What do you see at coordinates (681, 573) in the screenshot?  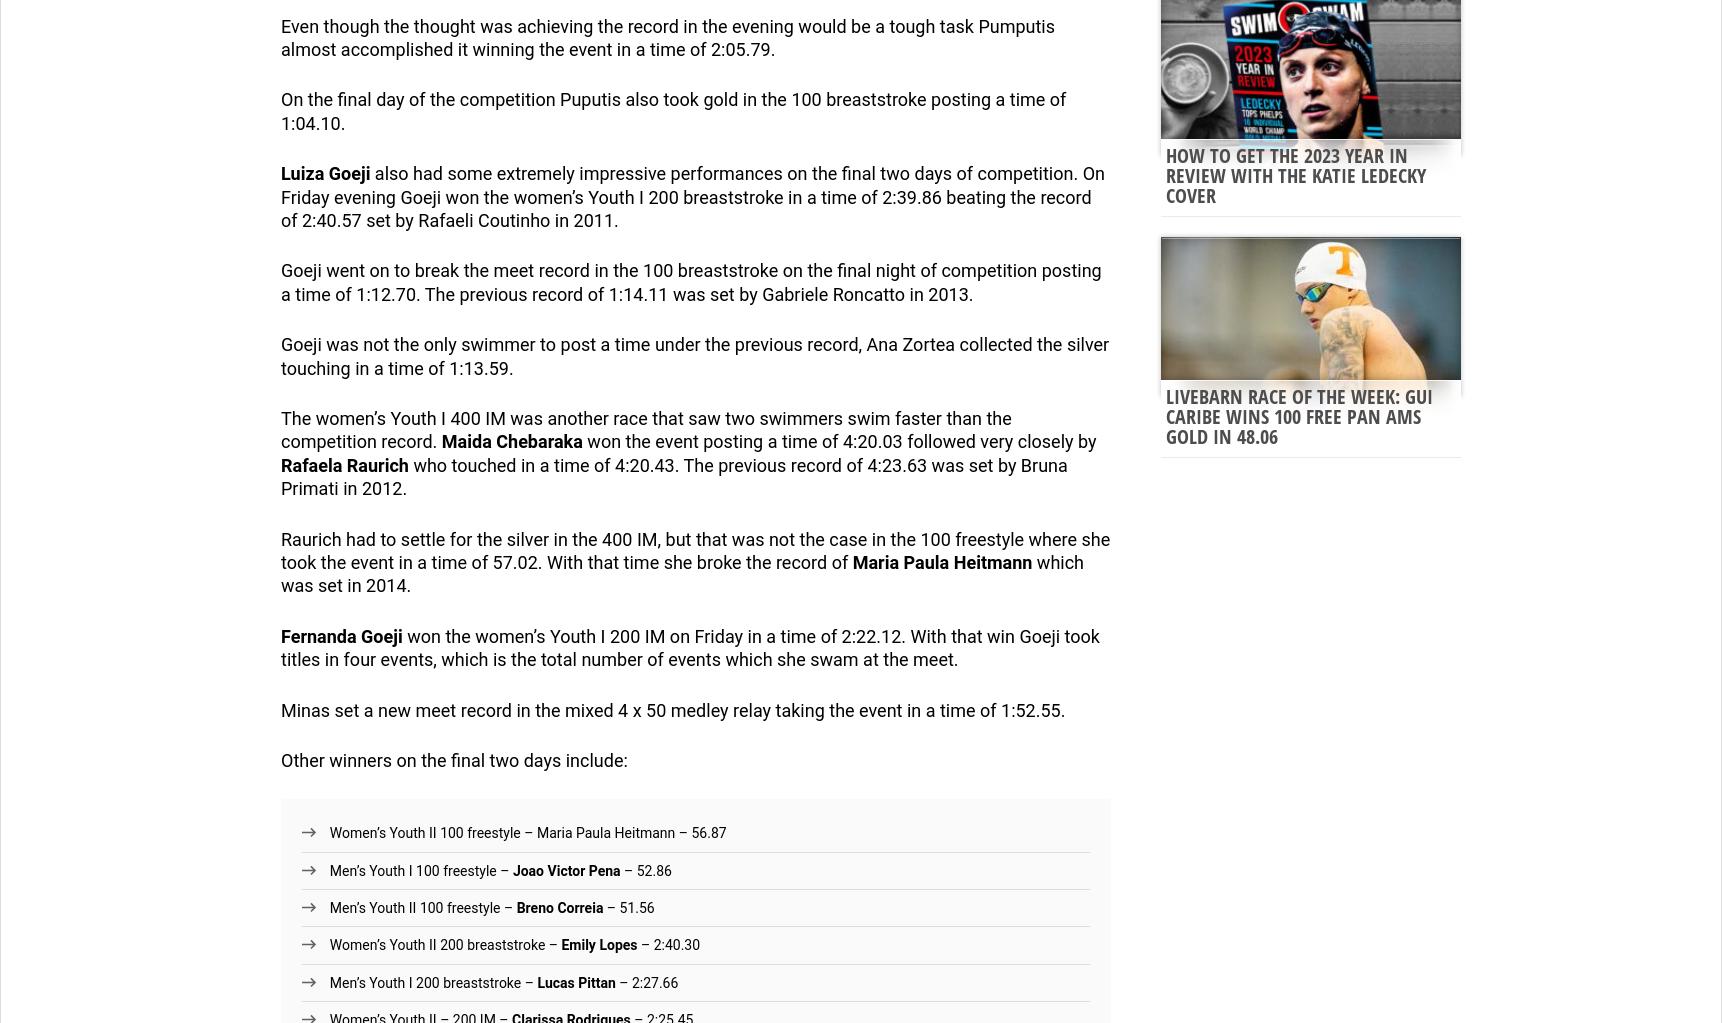 I see `'which was set in 2014.'` at bounding box center [681, 573].